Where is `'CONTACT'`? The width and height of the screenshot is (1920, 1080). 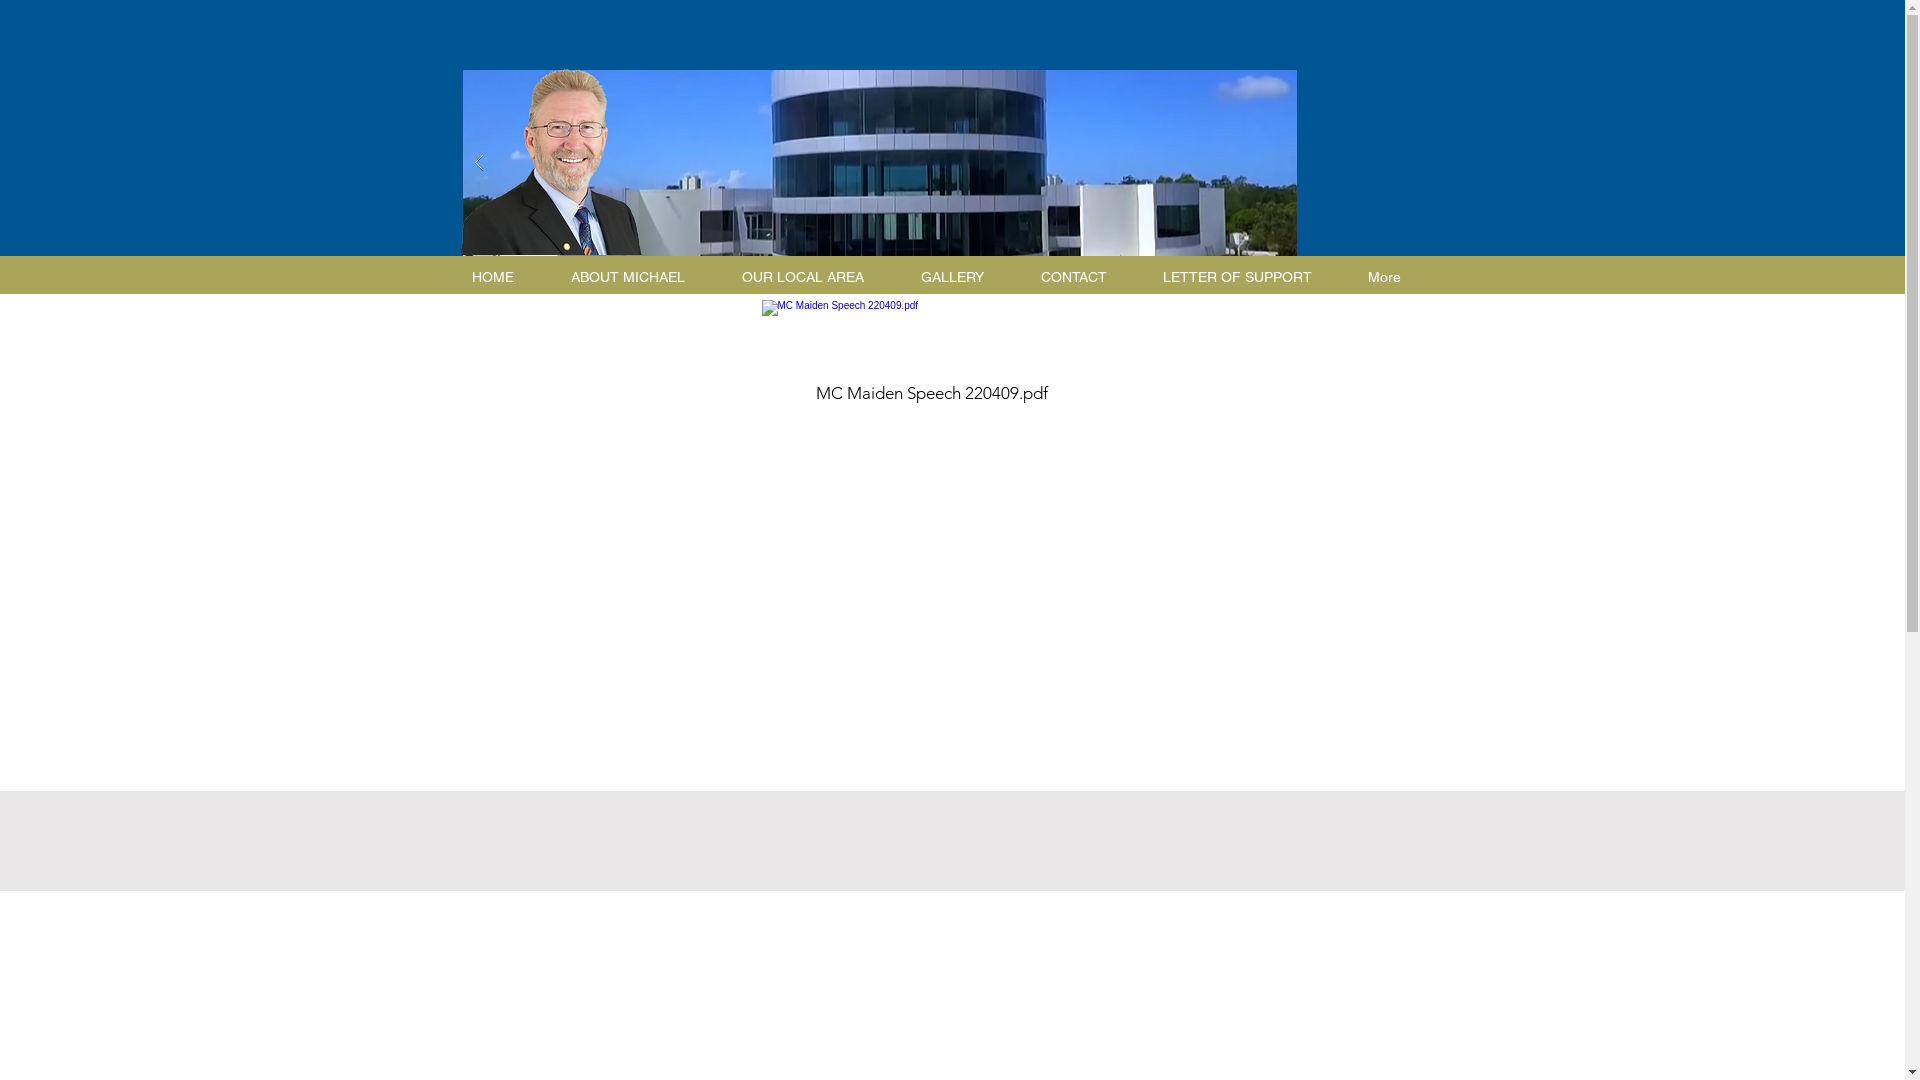 'CONTACT' is located at coordinates (1082, 277).